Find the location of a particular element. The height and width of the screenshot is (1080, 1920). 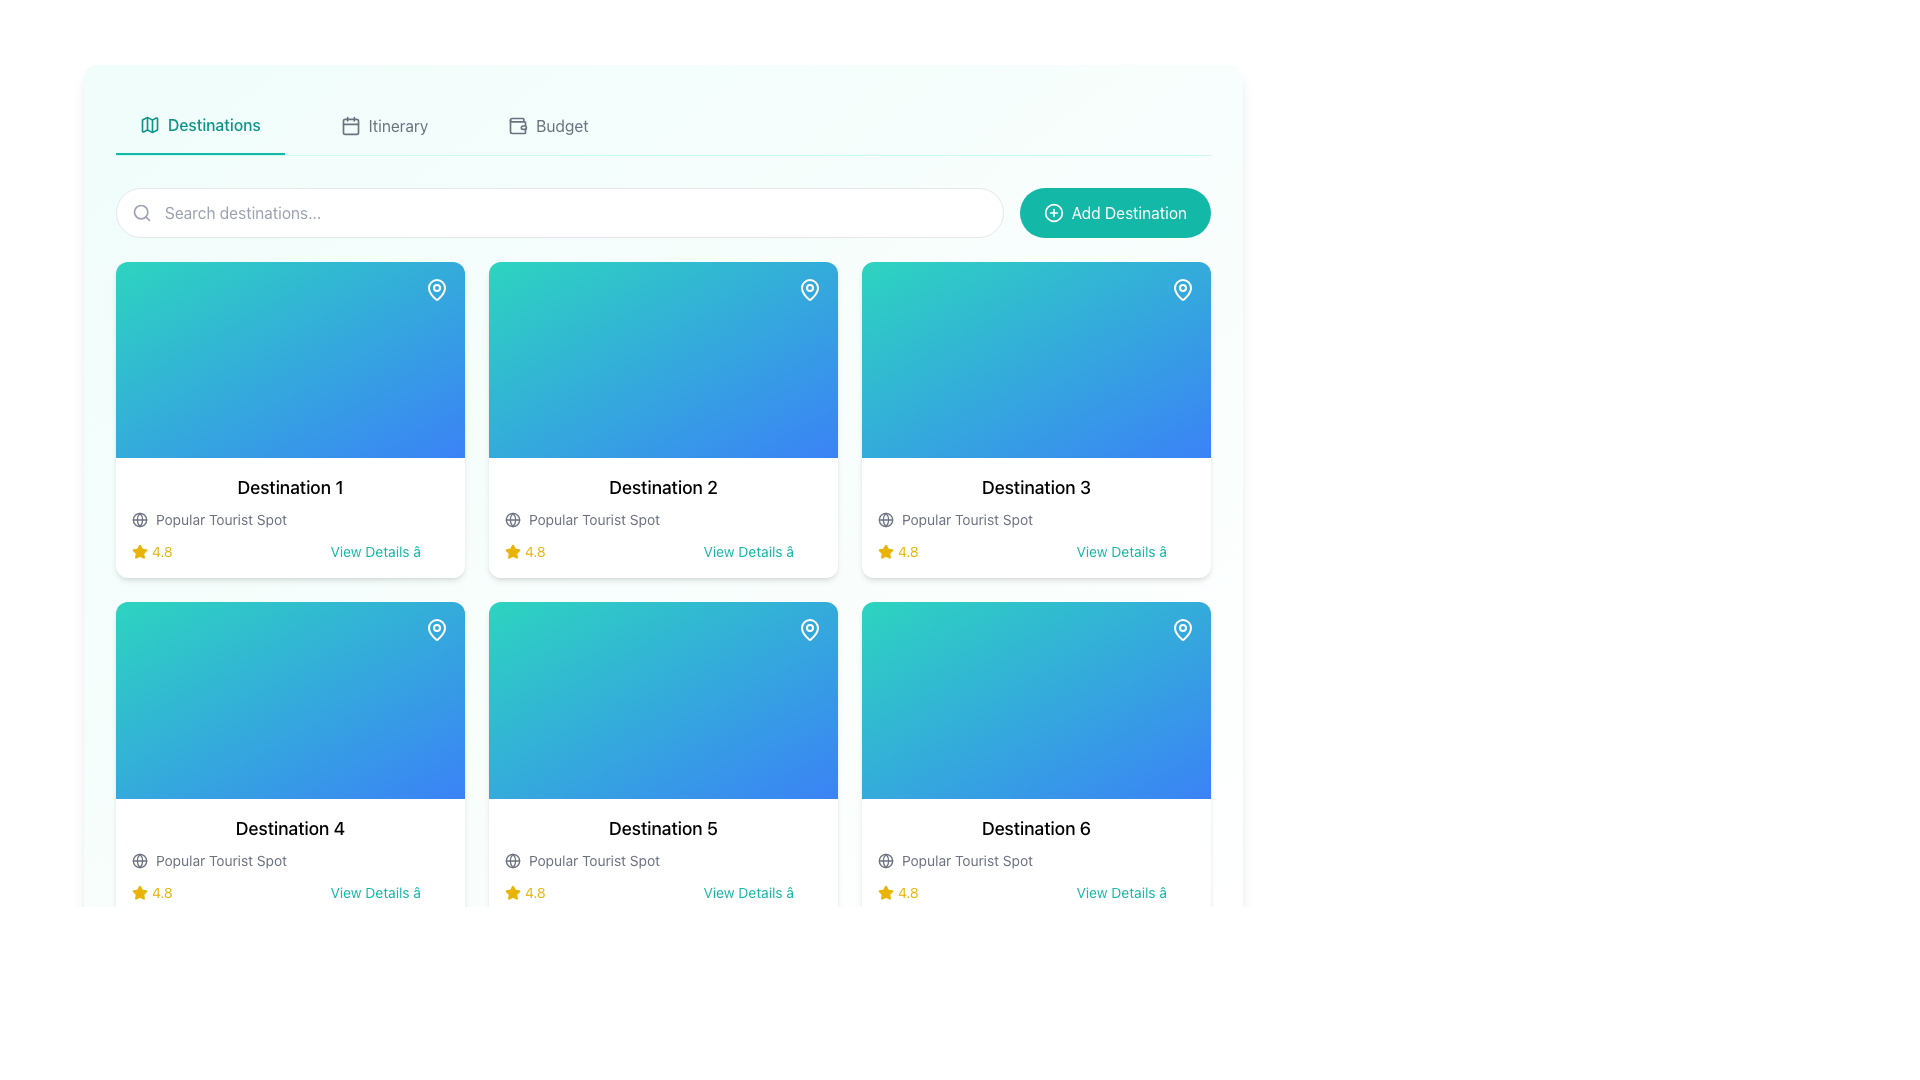

the details of the Card Element titled 'Destination 3', which is the third card in a grid layout with a teal to blue gradient background, a map pin icon, a bold title, a description text, a rating, and a clickable 'View Details →' link is located at coordinates (1036, 419).